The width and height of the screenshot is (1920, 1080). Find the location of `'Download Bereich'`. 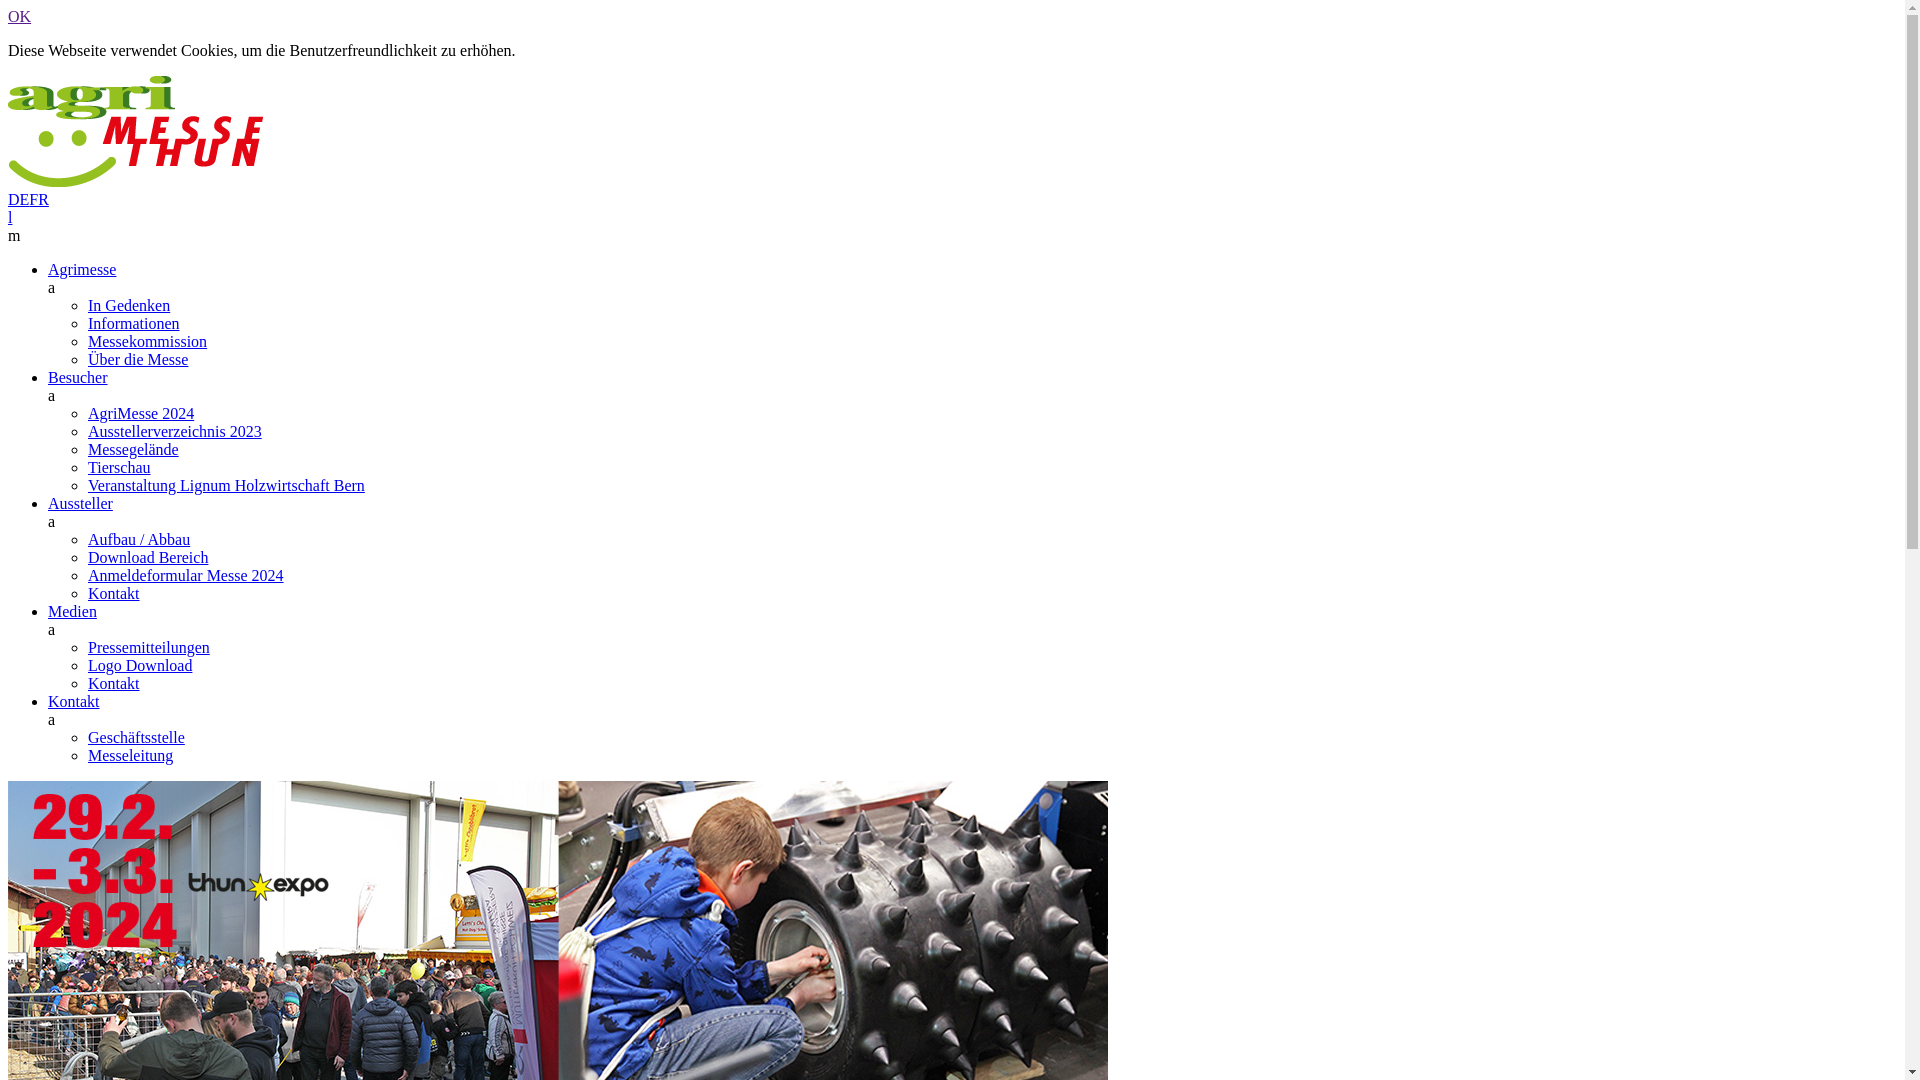

'Download Bereich' is located at coordinates (147, 557).